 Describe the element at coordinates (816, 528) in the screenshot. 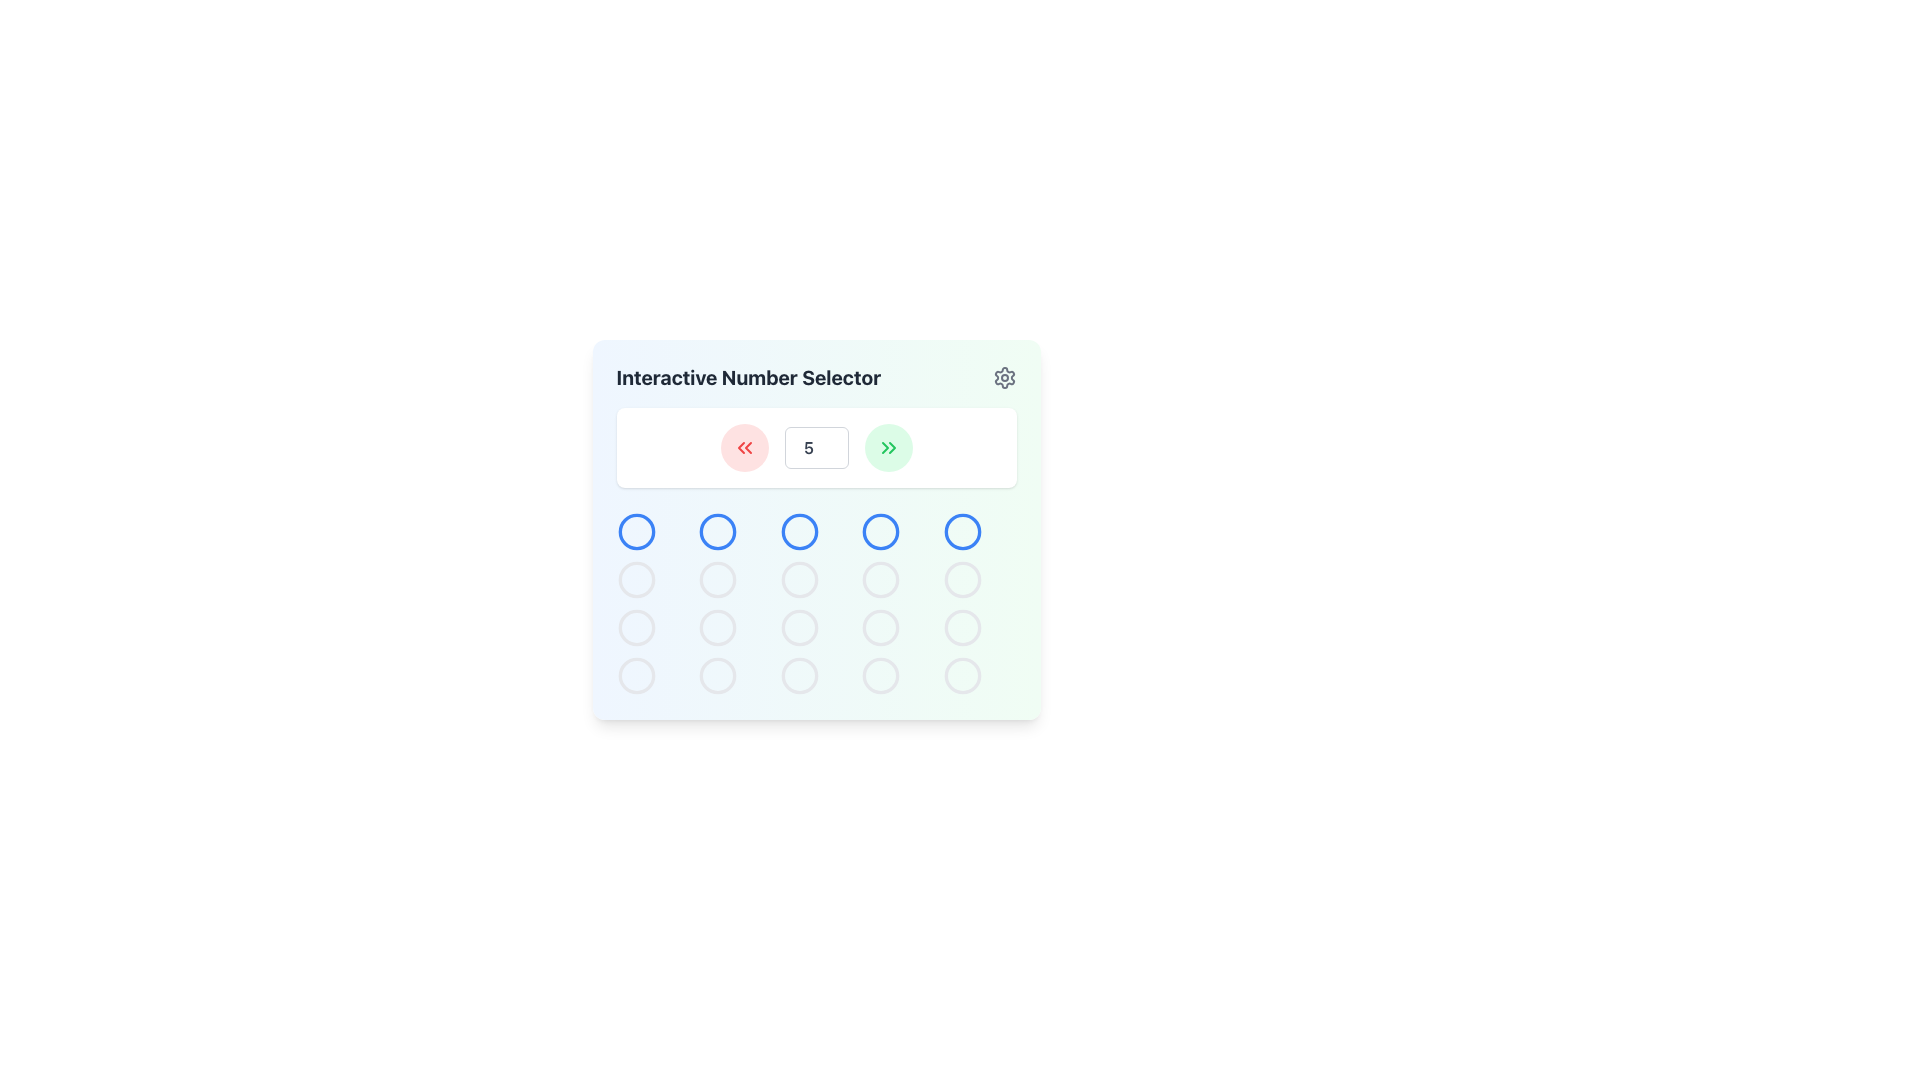

I see `the interactive circle button located in the second row and third column of the grid` at that location.